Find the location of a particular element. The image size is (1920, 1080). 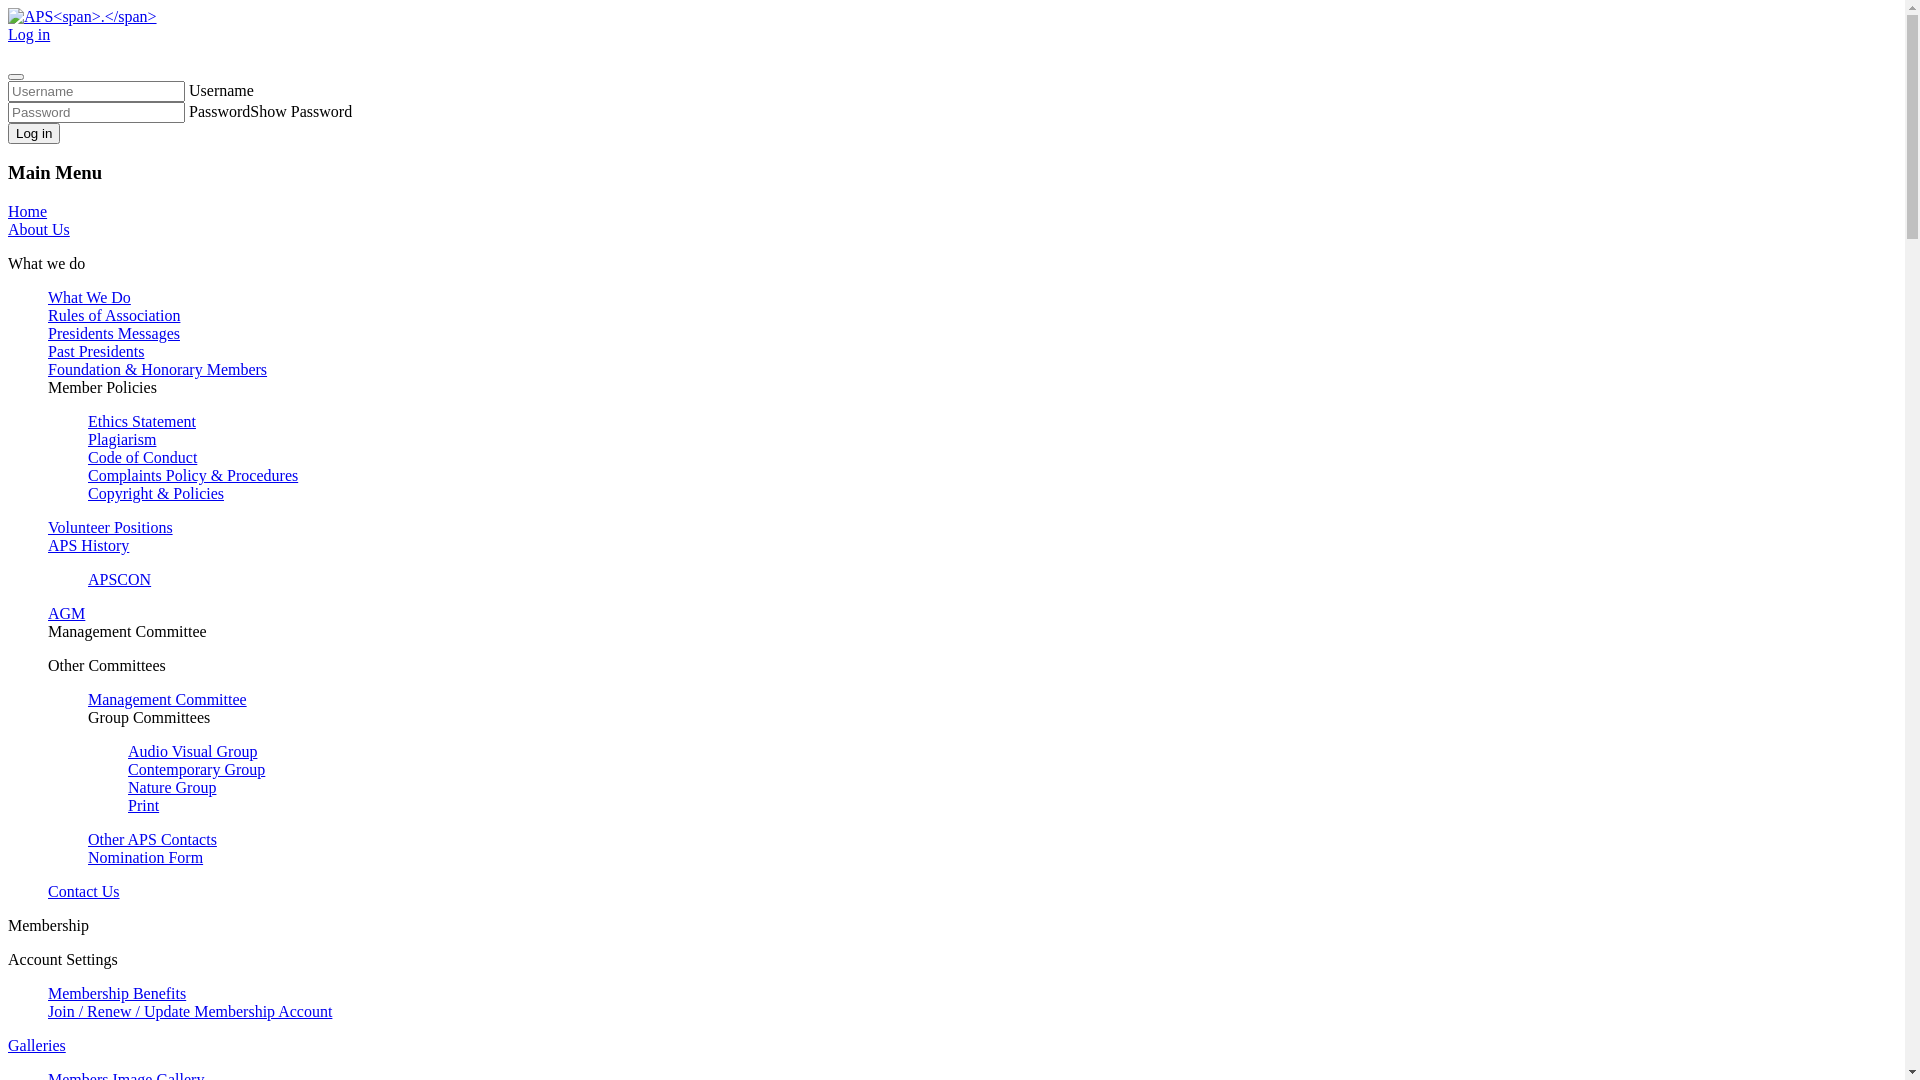

'Code of Conduct' is located at coordinates (141, 457).